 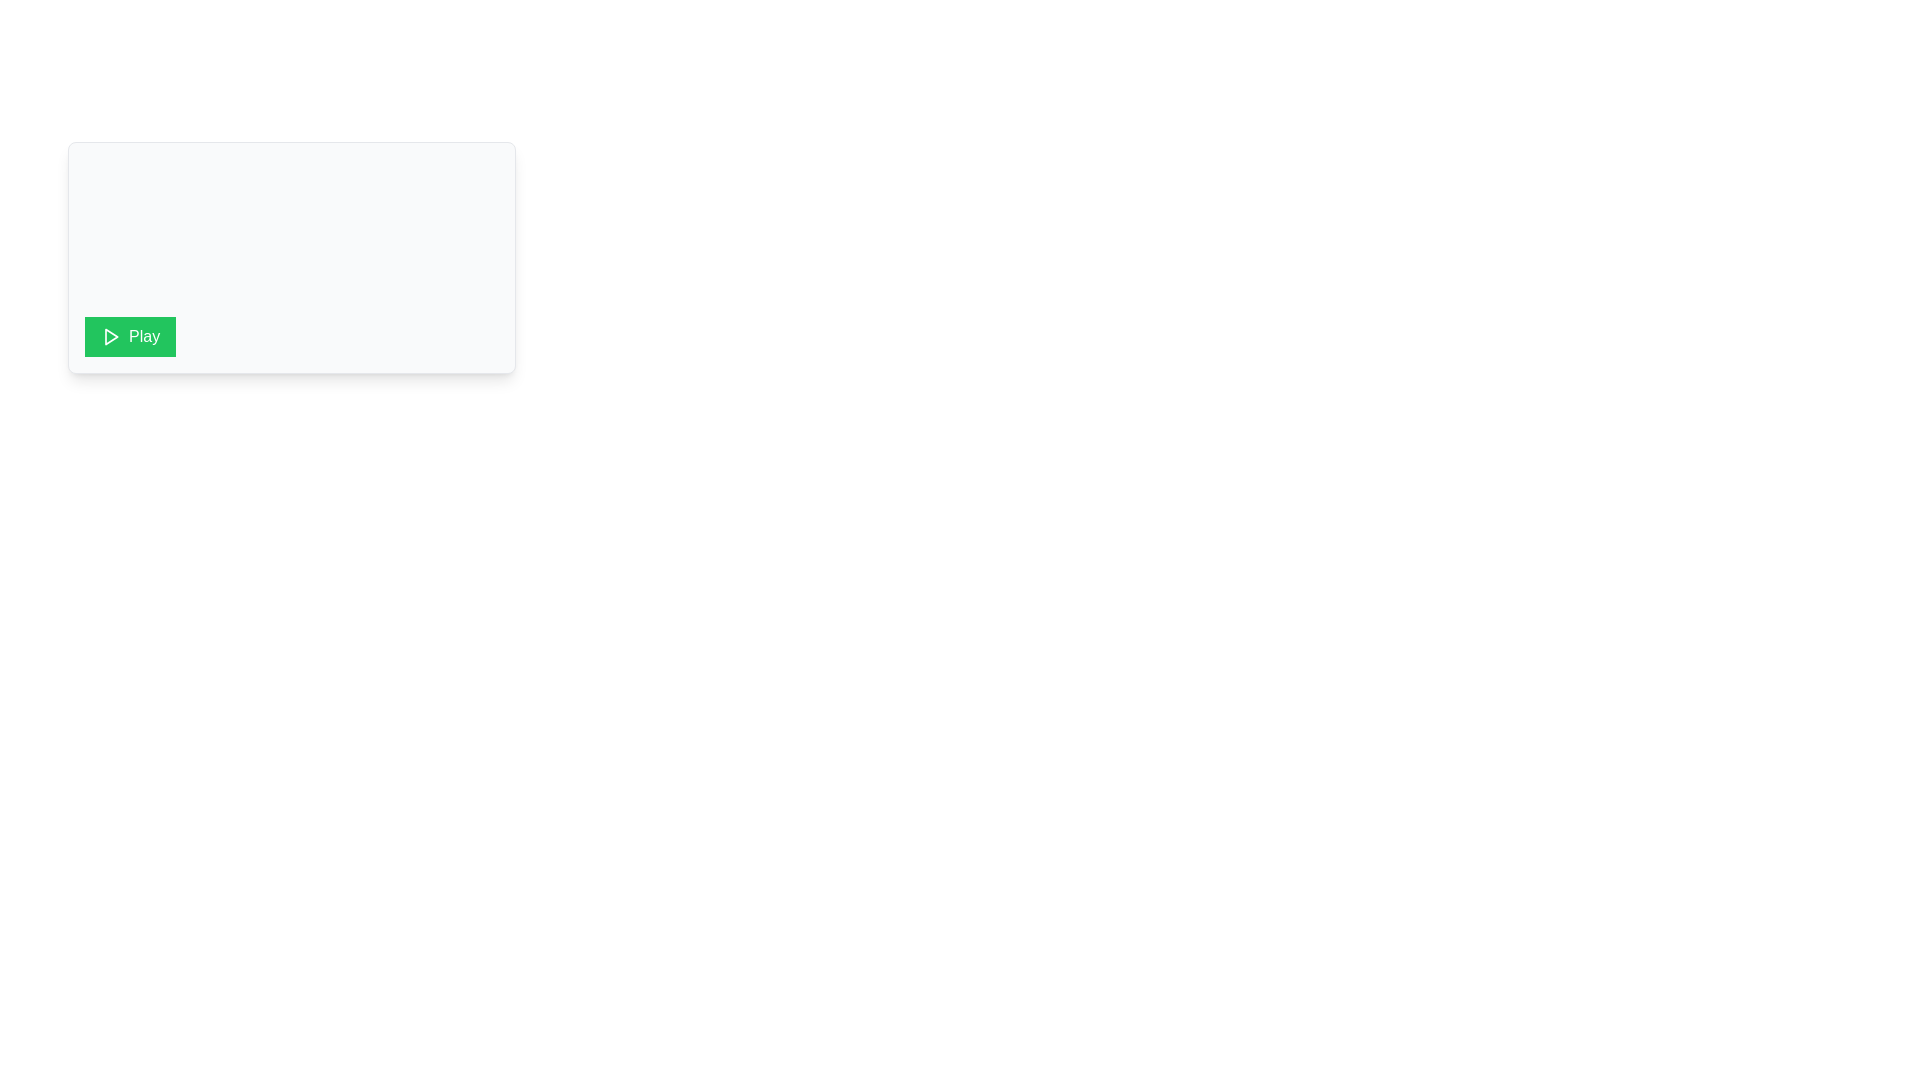 What do you see at coordinates (110, 335) in the screenshot?
I see `the 'Play' icon, which is a right-pointing triangle in white, embedded in a green circle, located at the bottom-left corner of the white rectangular card` at bounding box center [110, 335].